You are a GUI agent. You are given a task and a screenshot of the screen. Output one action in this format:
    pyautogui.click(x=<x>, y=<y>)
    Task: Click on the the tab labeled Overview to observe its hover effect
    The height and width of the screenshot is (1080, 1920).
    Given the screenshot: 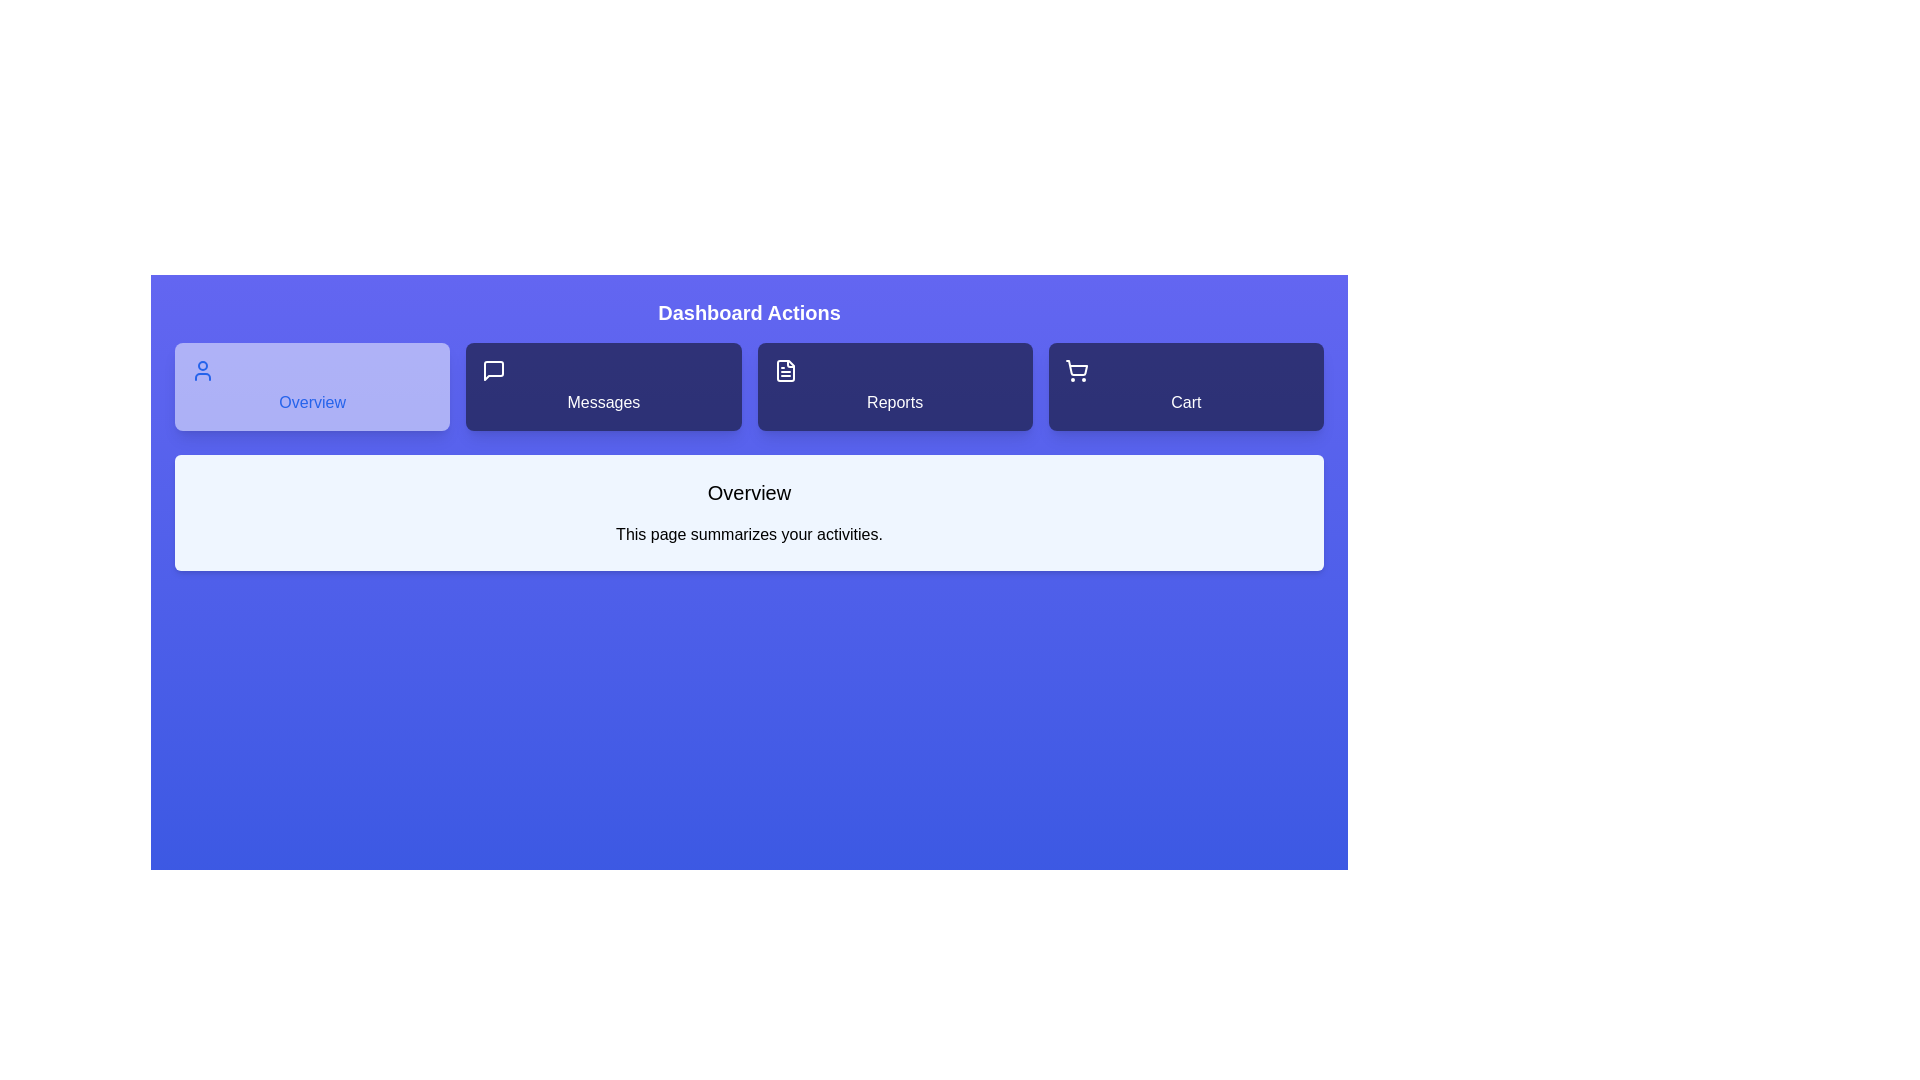 What is the action you would take?
    pyautogui.click(x=311, y=386)
    